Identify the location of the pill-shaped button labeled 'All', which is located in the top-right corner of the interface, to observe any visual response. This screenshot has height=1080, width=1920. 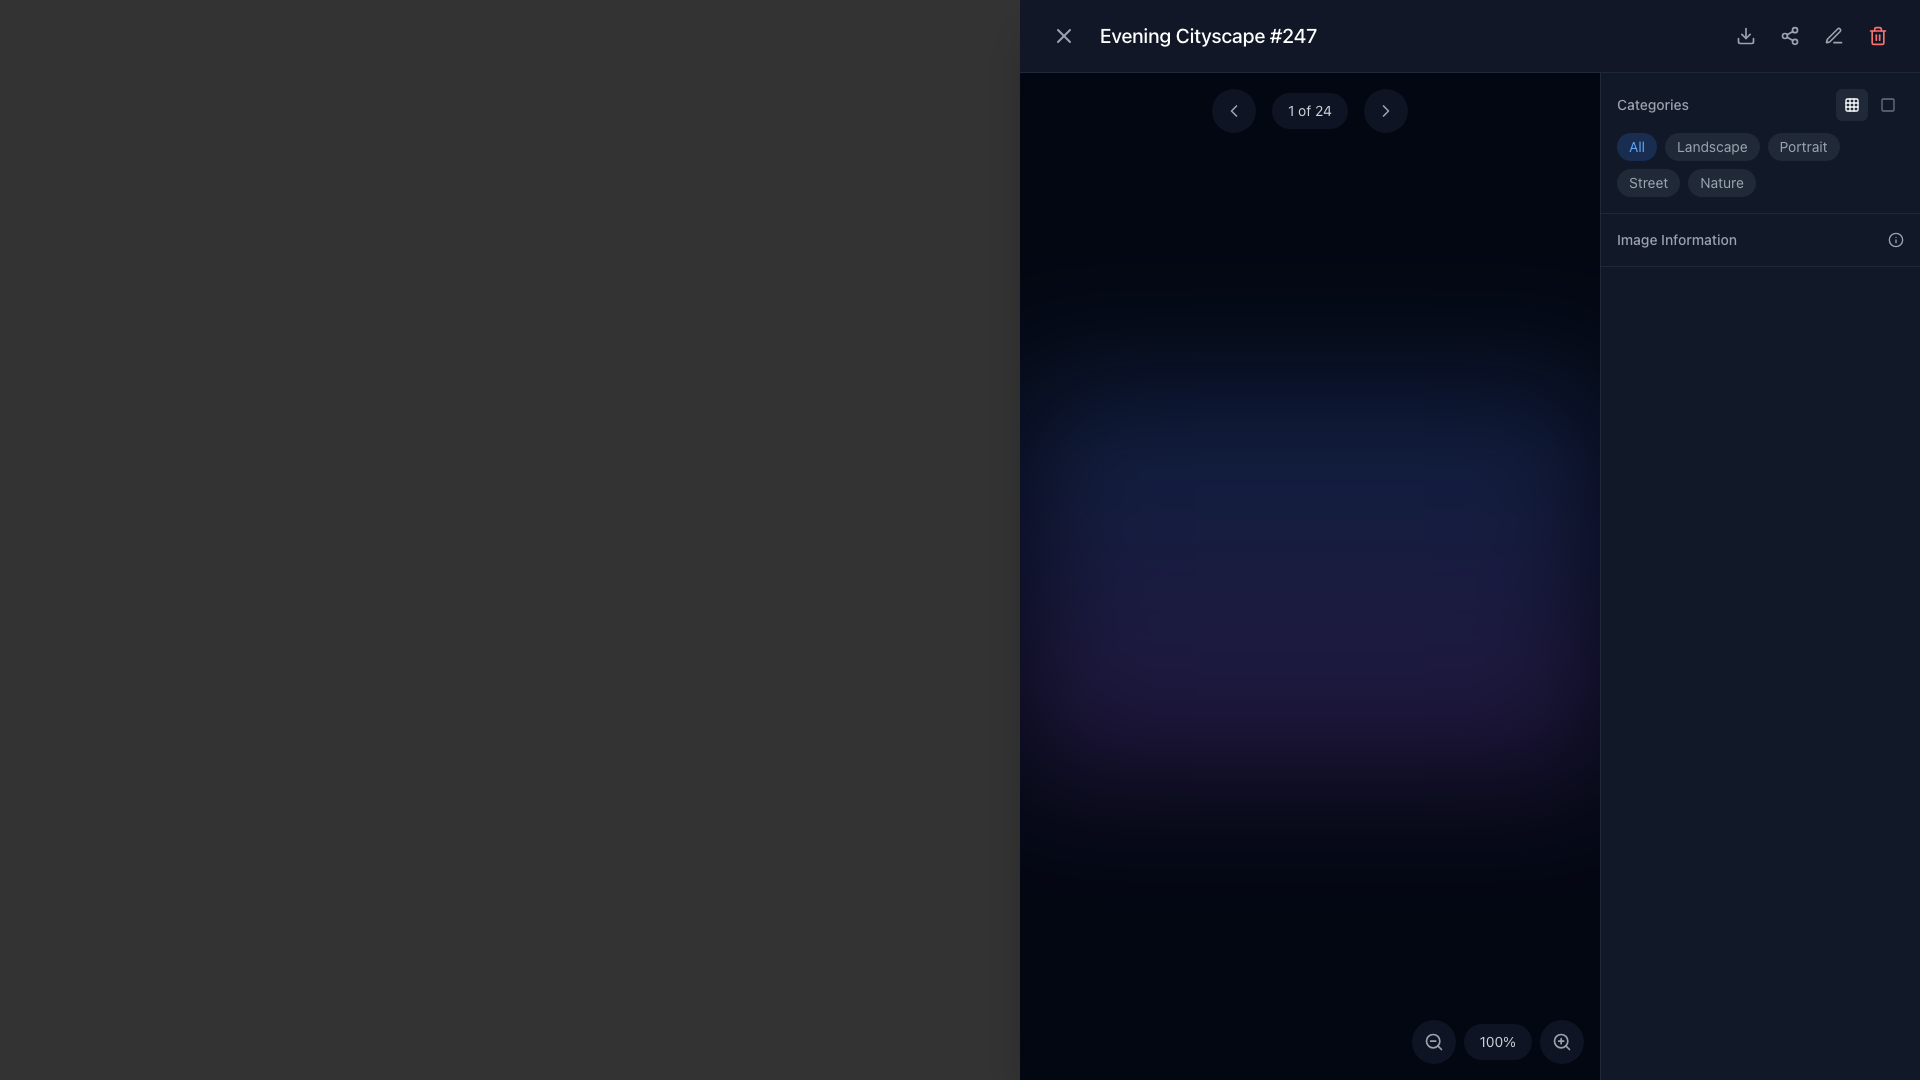
(1636, 145).